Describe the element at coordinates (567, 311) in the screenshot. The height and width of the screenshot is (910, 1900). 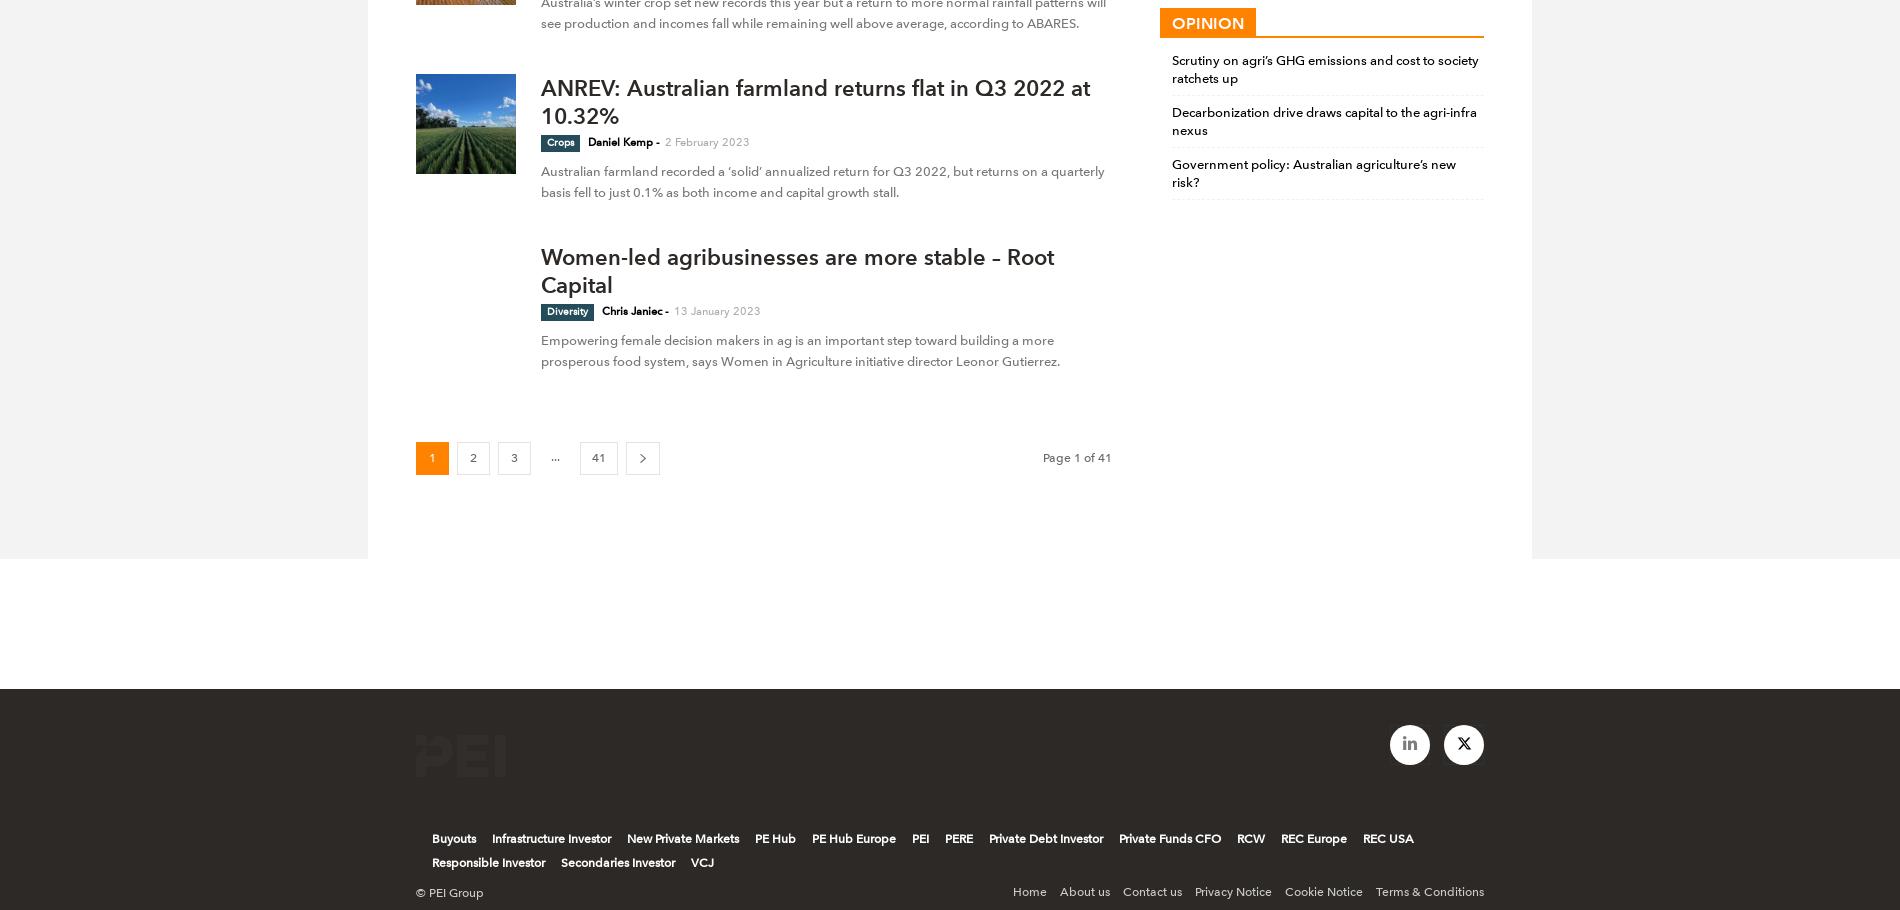
I see `'Diversity'` at that location.